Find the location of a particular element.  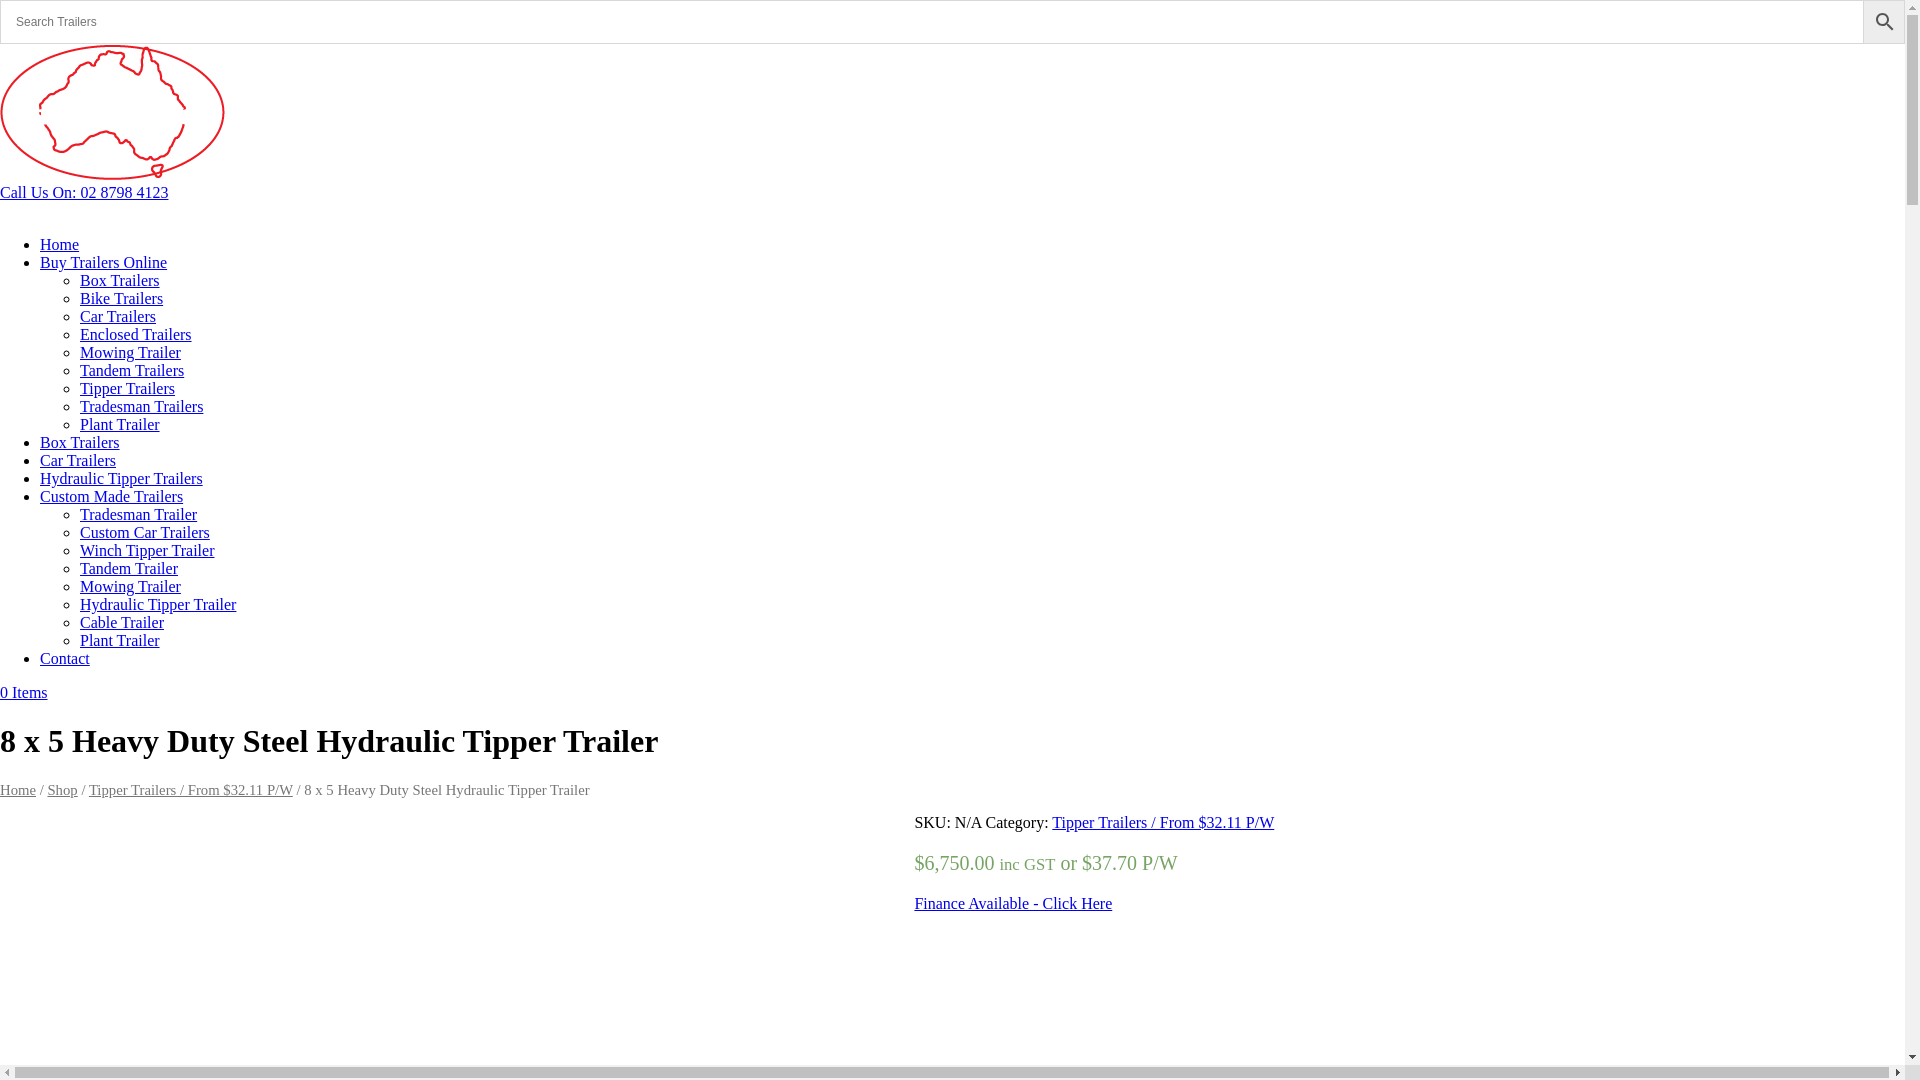

'Home' is located at coordinates (59, 243).